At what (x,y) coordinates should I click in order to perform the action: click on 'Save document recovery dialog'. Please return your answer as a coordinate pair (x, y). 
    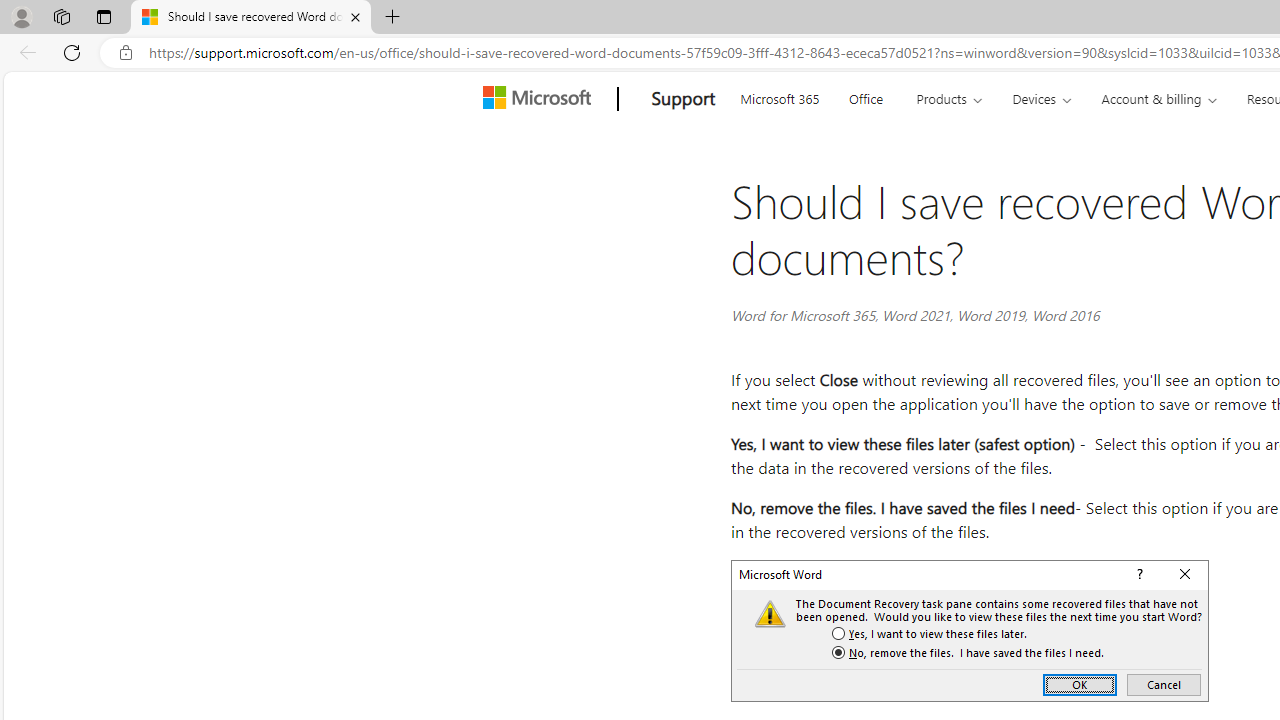
    Looking at the image, I should click on (970, 630).